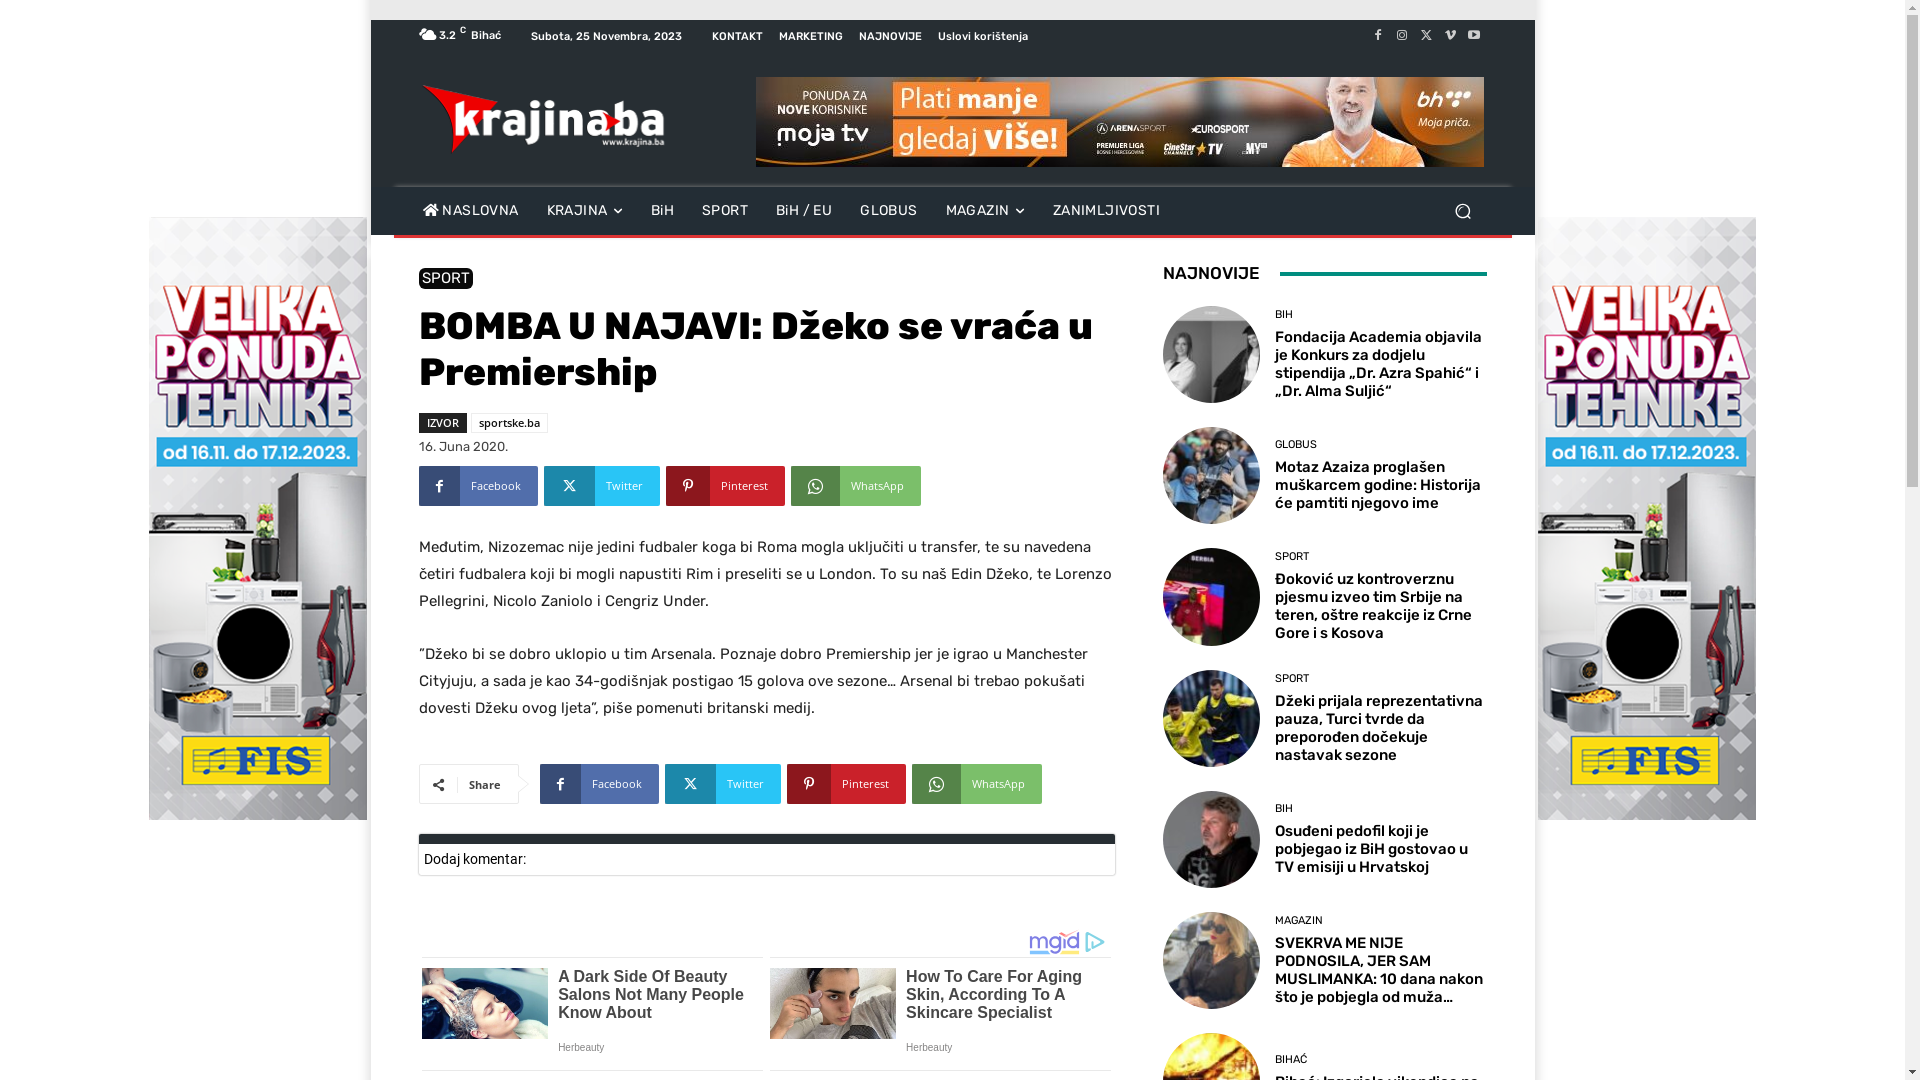 The height and width of the screenshot is (1080, 1920). Describe the element at coordinates (508, 422) in the screenshot. I see `'sportske.ba'` at that location.